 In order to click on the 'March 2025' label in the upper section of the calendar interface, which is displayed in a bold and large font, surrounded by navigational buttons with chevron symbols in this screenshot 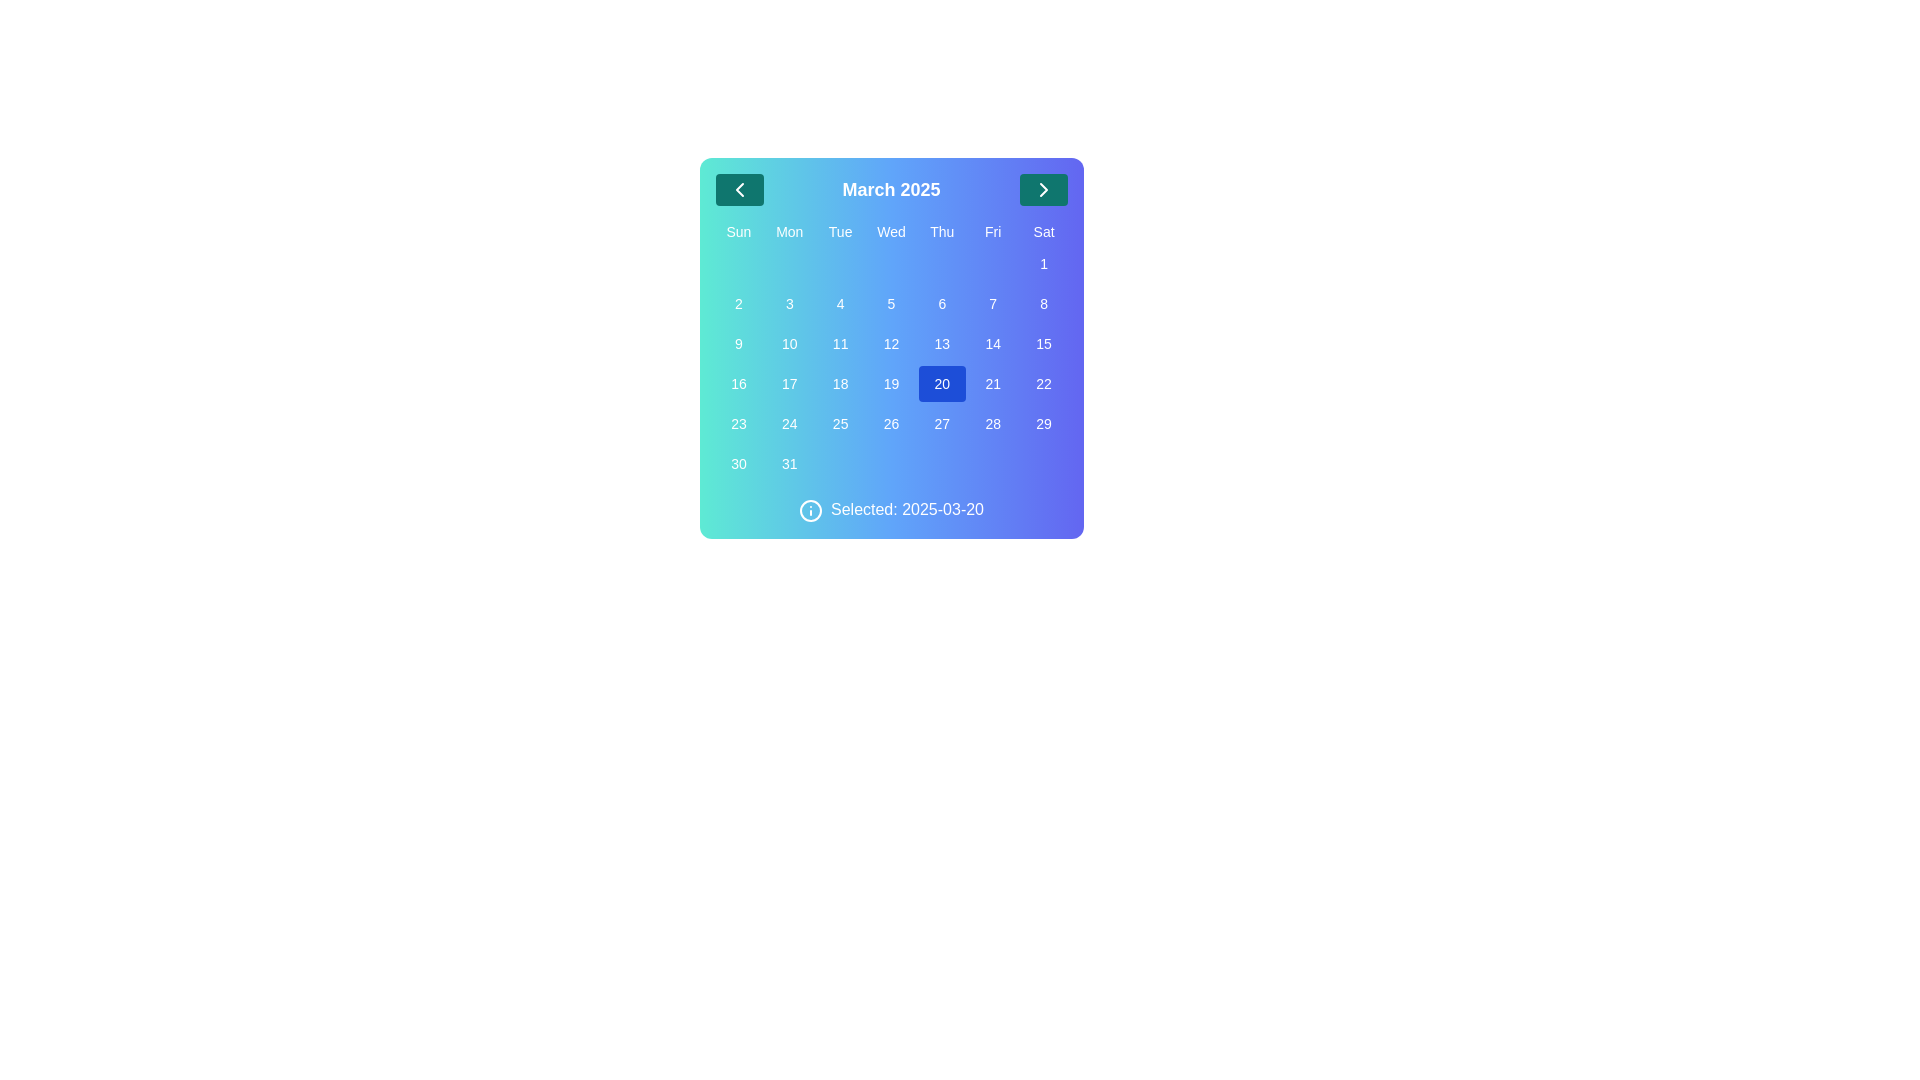, I will do `click(890, 189)`.